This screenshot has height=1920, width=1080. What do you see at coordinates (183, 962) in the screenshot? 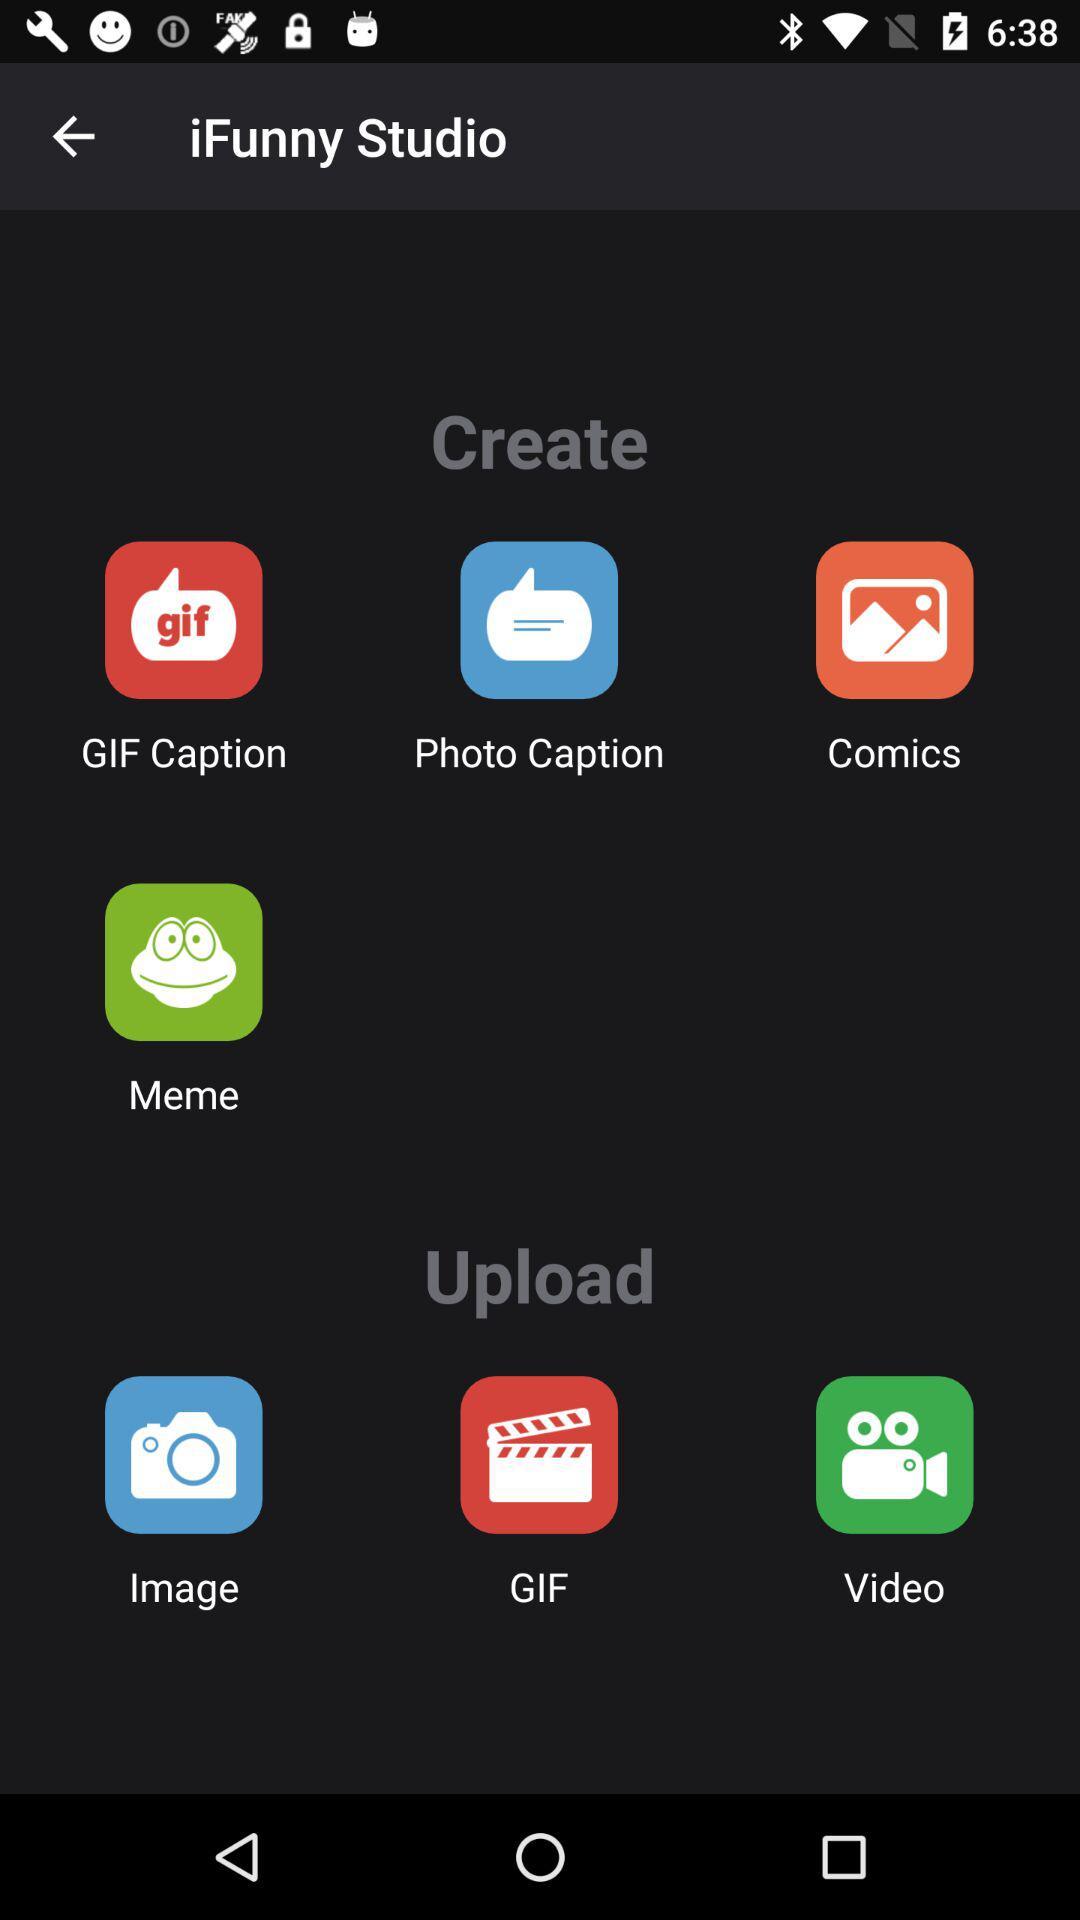
I see `a meme` at bounding box center [183, 962].